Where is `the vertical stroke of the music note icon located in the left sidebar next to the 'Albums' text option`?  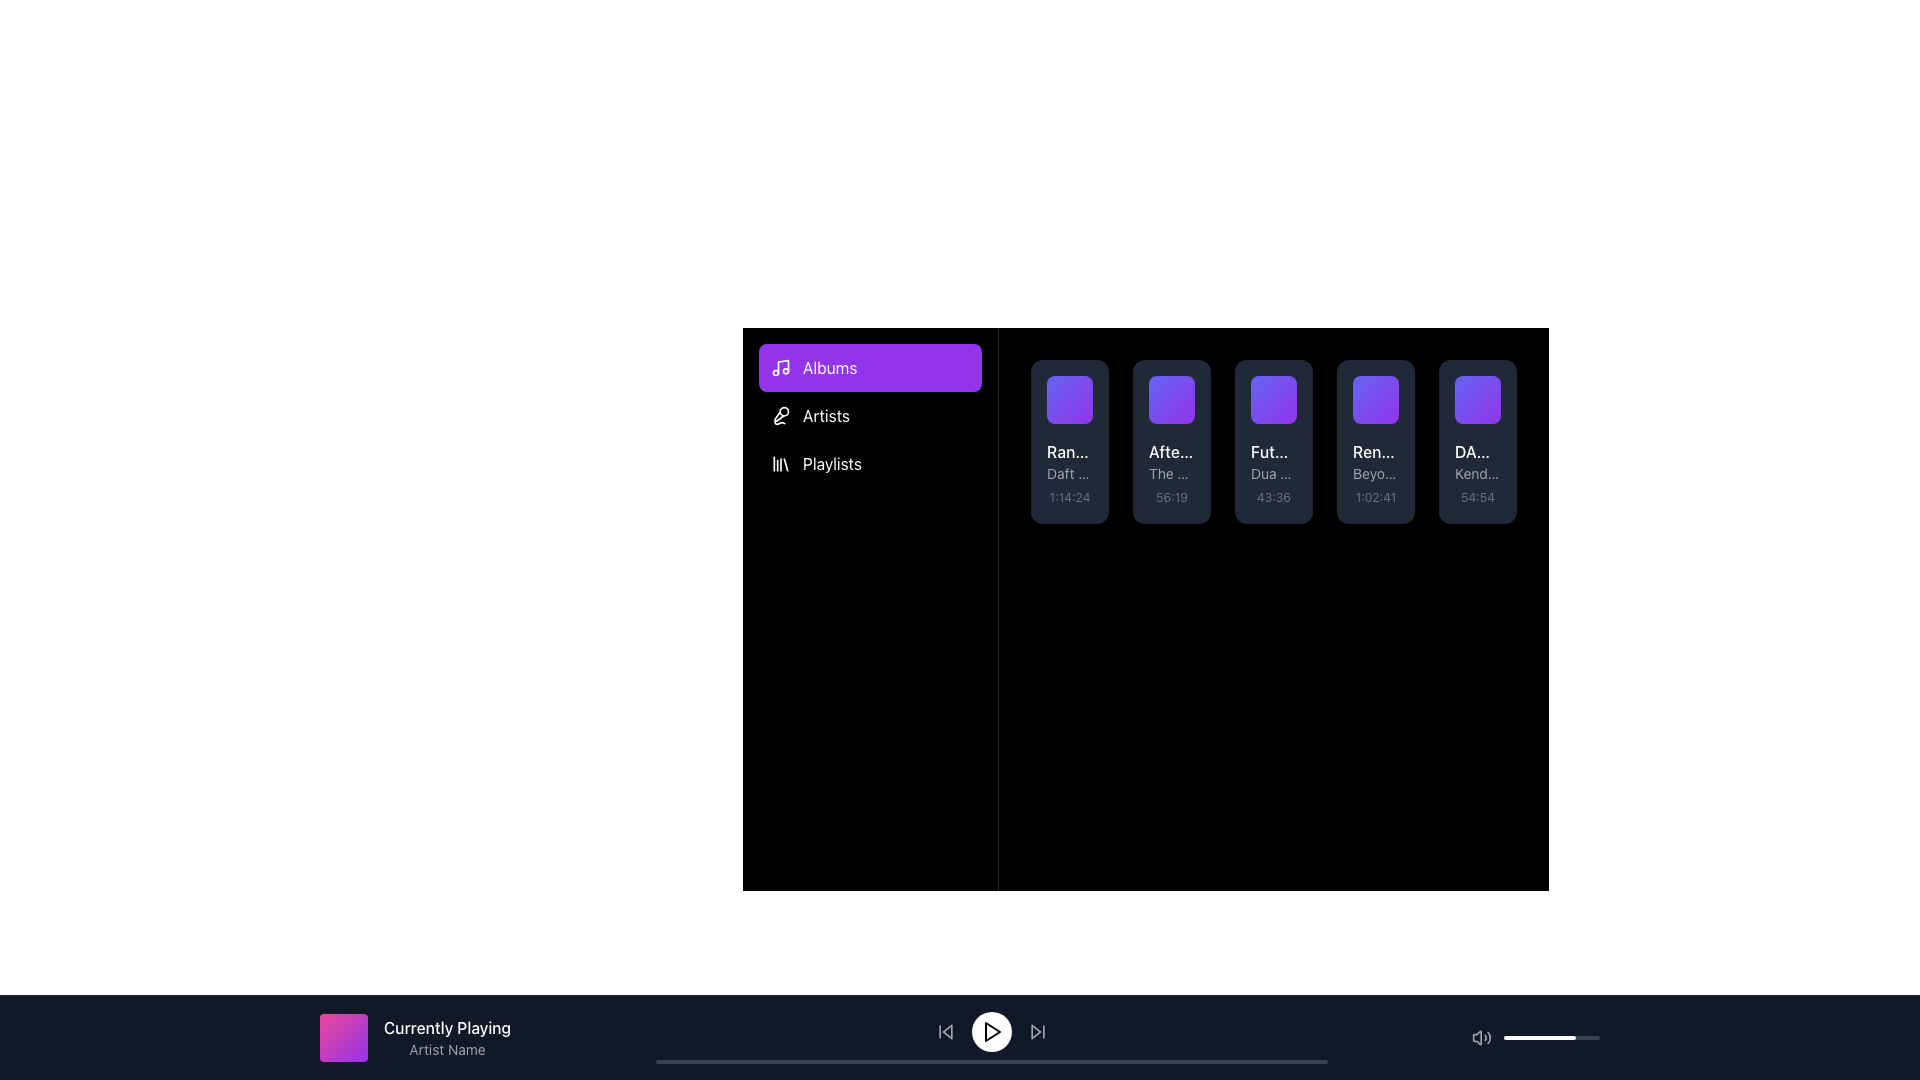 the vertical stroke of the music note icon located in the left sidebar next to the 'Albums' text option is located at coordinates (782, 366).